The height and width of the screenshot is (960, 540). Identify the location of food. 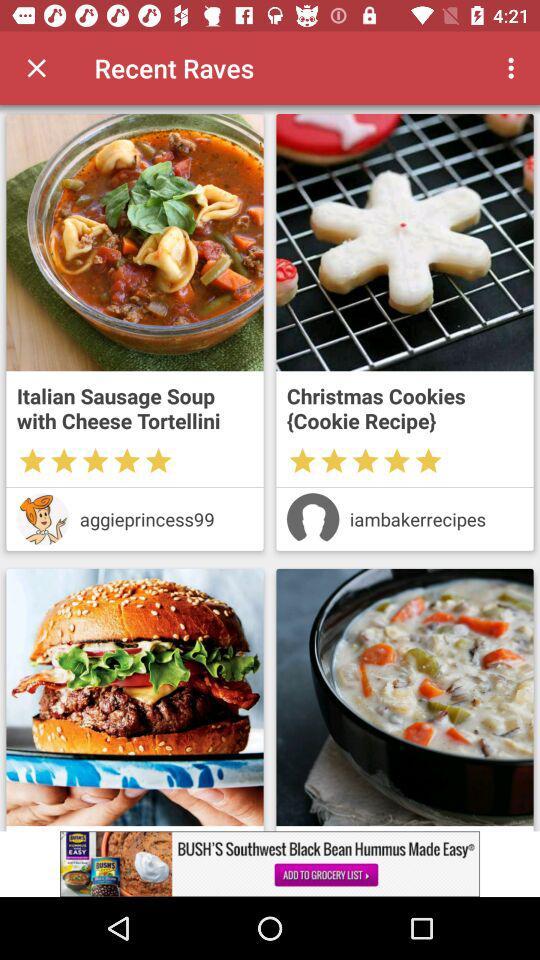
(405, 241).